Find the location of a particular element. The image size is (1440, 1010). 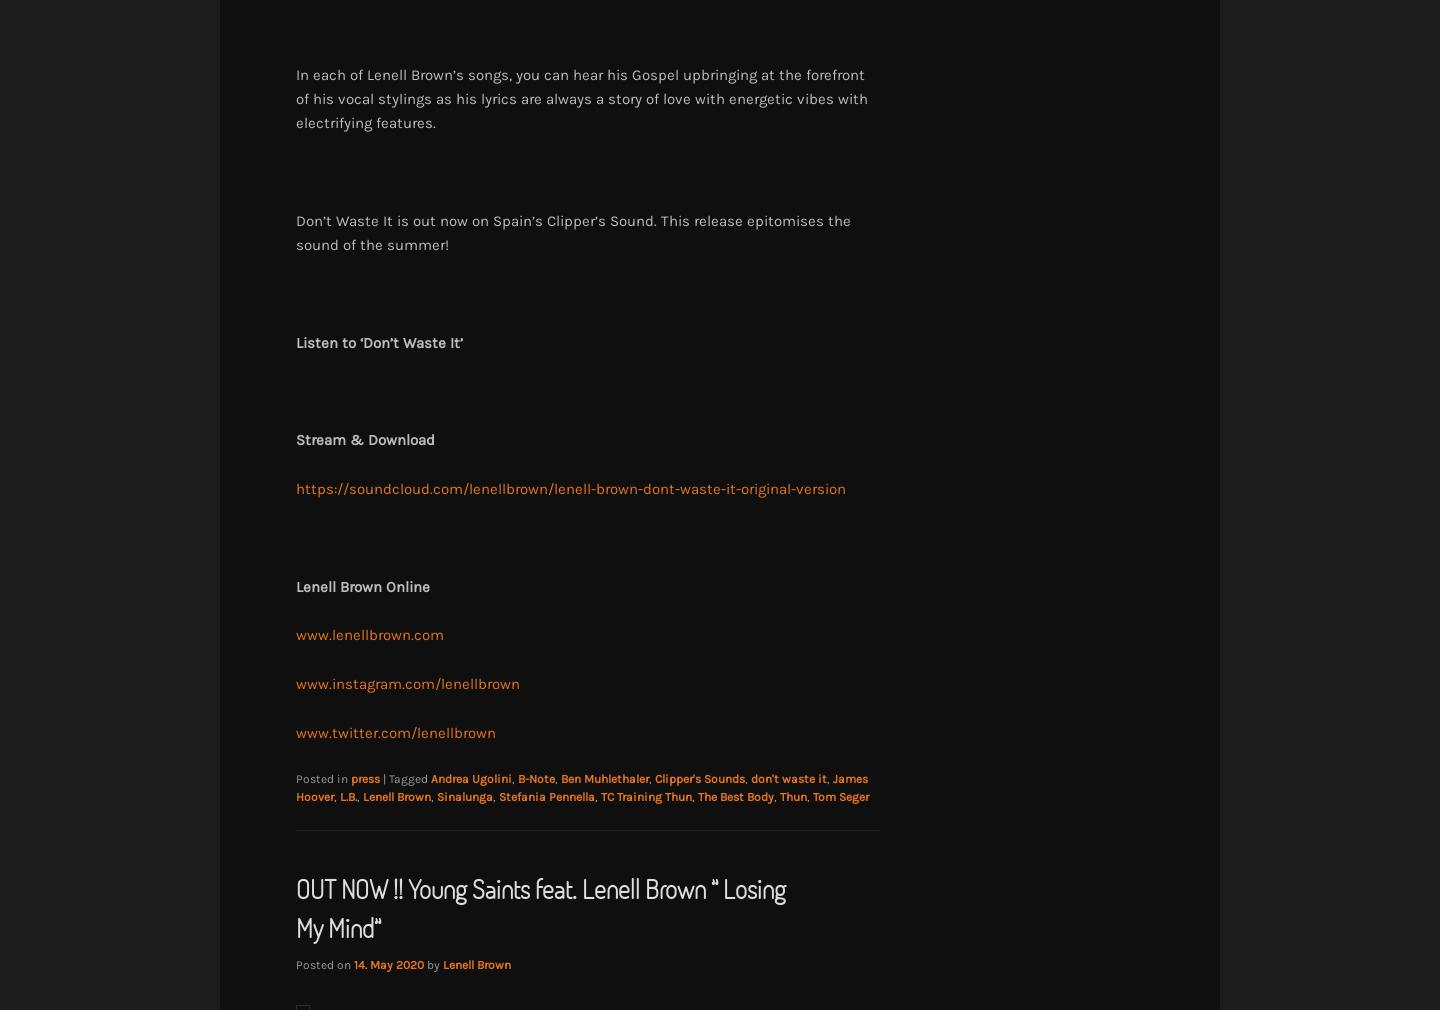

'14. May 2020' is located at coordinates (387, 964).